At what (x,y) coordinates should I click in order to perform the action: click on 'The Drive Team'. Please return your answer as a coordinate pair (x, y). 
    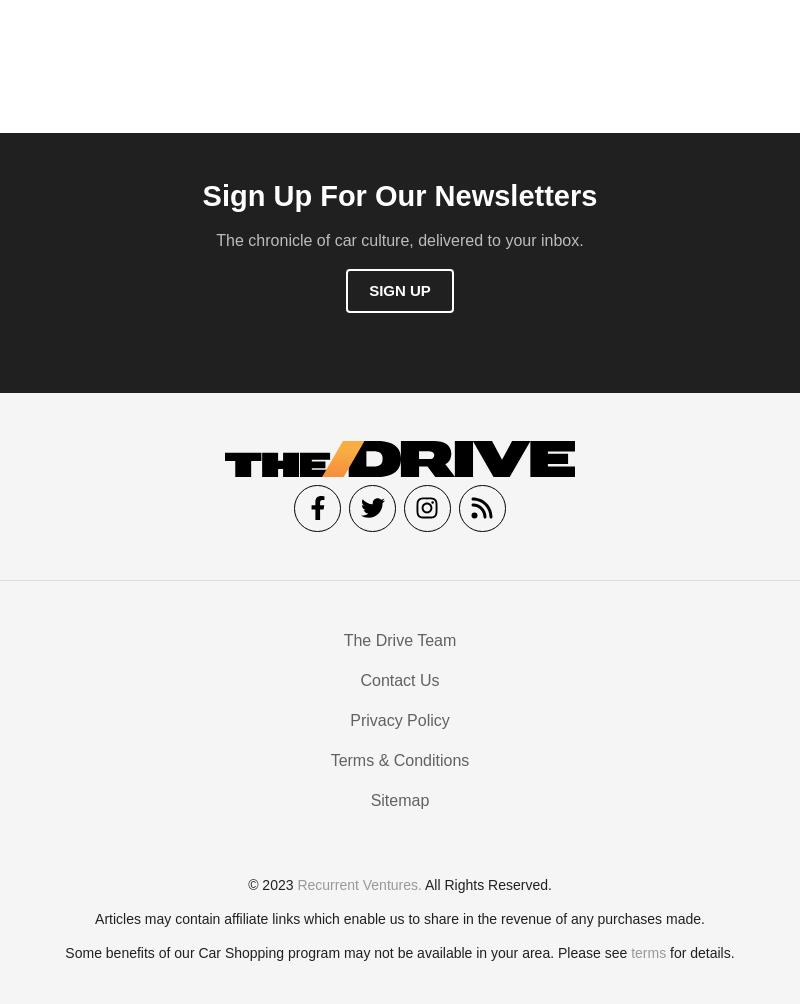
    Looking at the image, I should click on (398, 644).